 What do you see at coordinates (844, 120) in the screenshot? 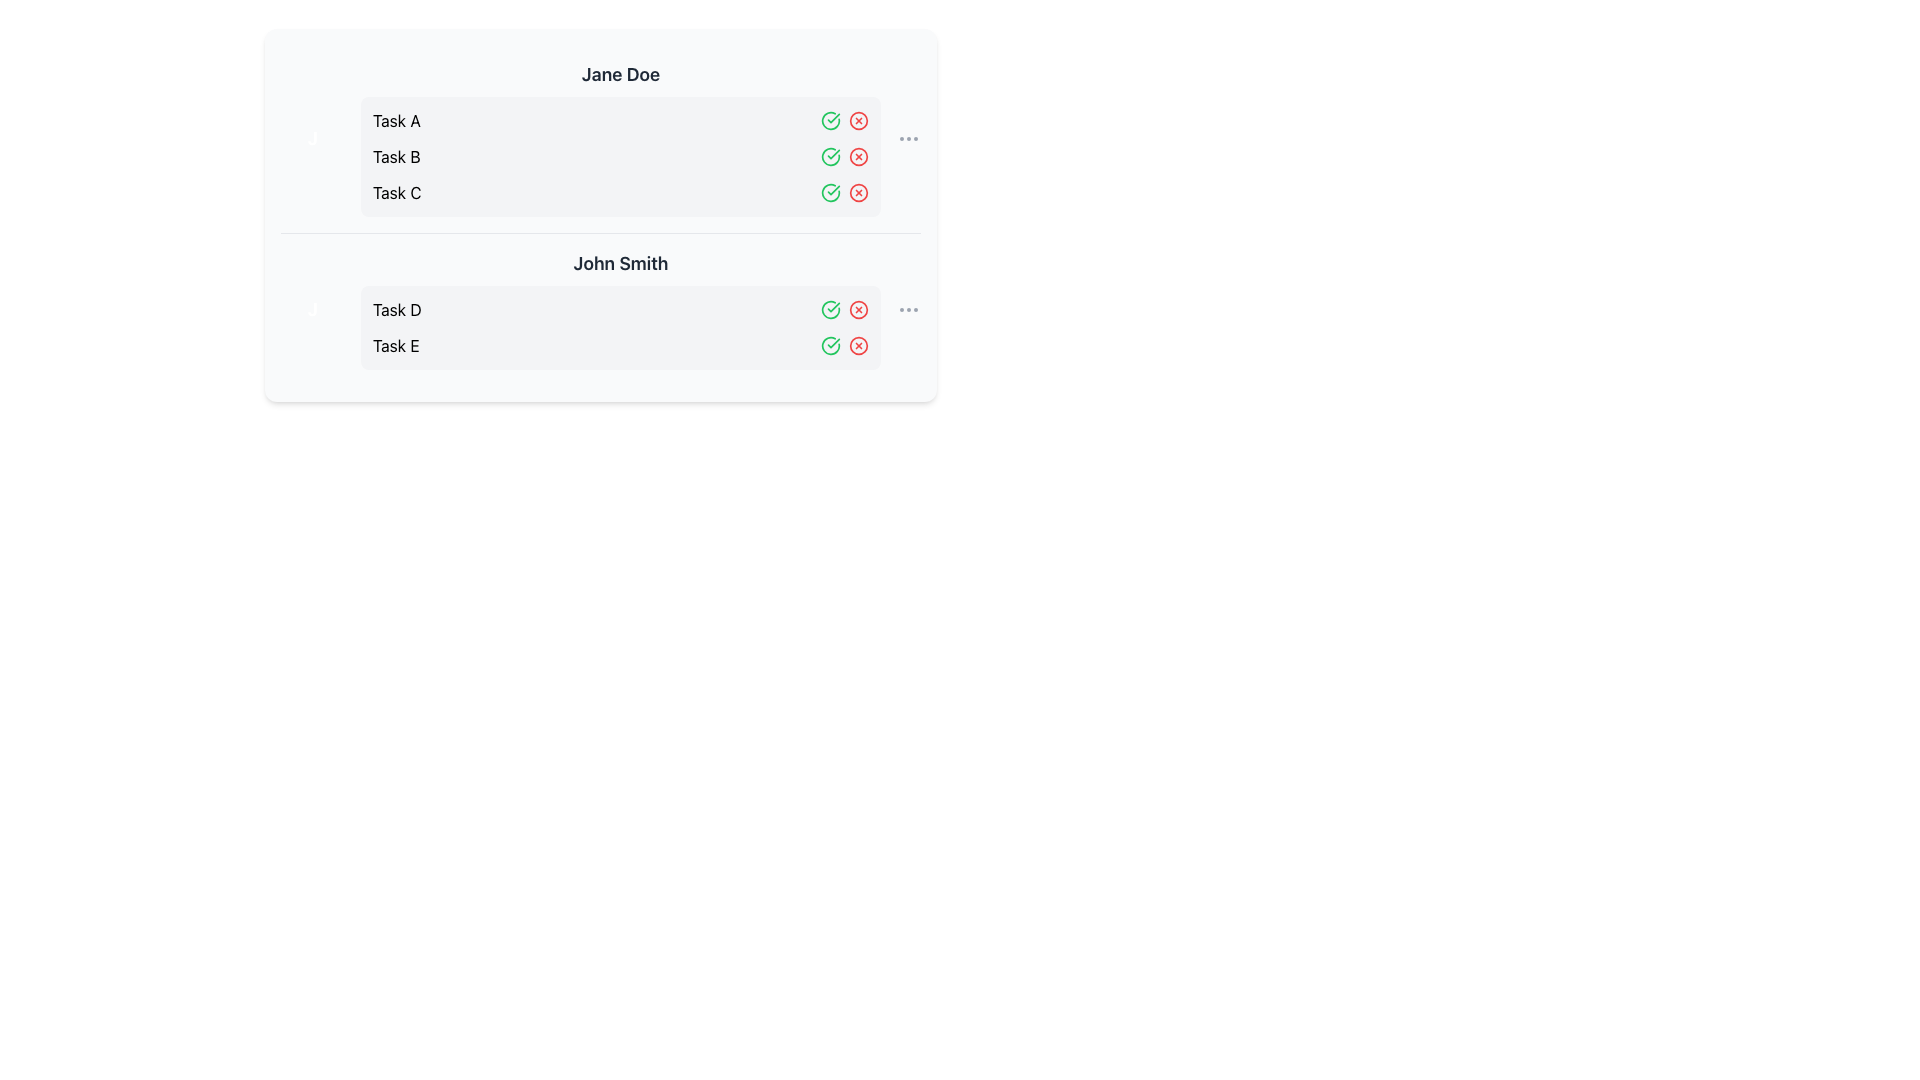
I see `the group of action icons located at the rightmost side of the row labeled 'Task A' under the 'Jane Doe' section` at bounding box center [844, 120].